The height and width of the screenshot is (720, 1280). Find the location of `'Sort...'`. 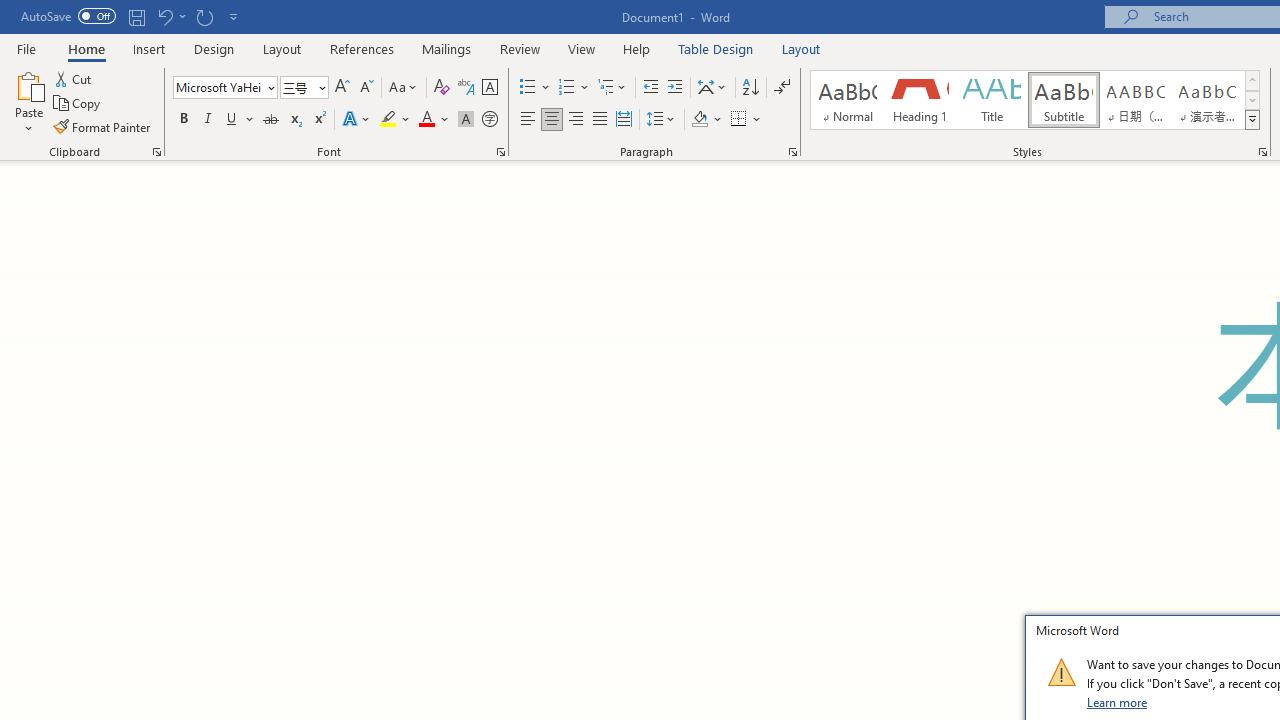

'Sort...' is located at coordinates (749, 86).